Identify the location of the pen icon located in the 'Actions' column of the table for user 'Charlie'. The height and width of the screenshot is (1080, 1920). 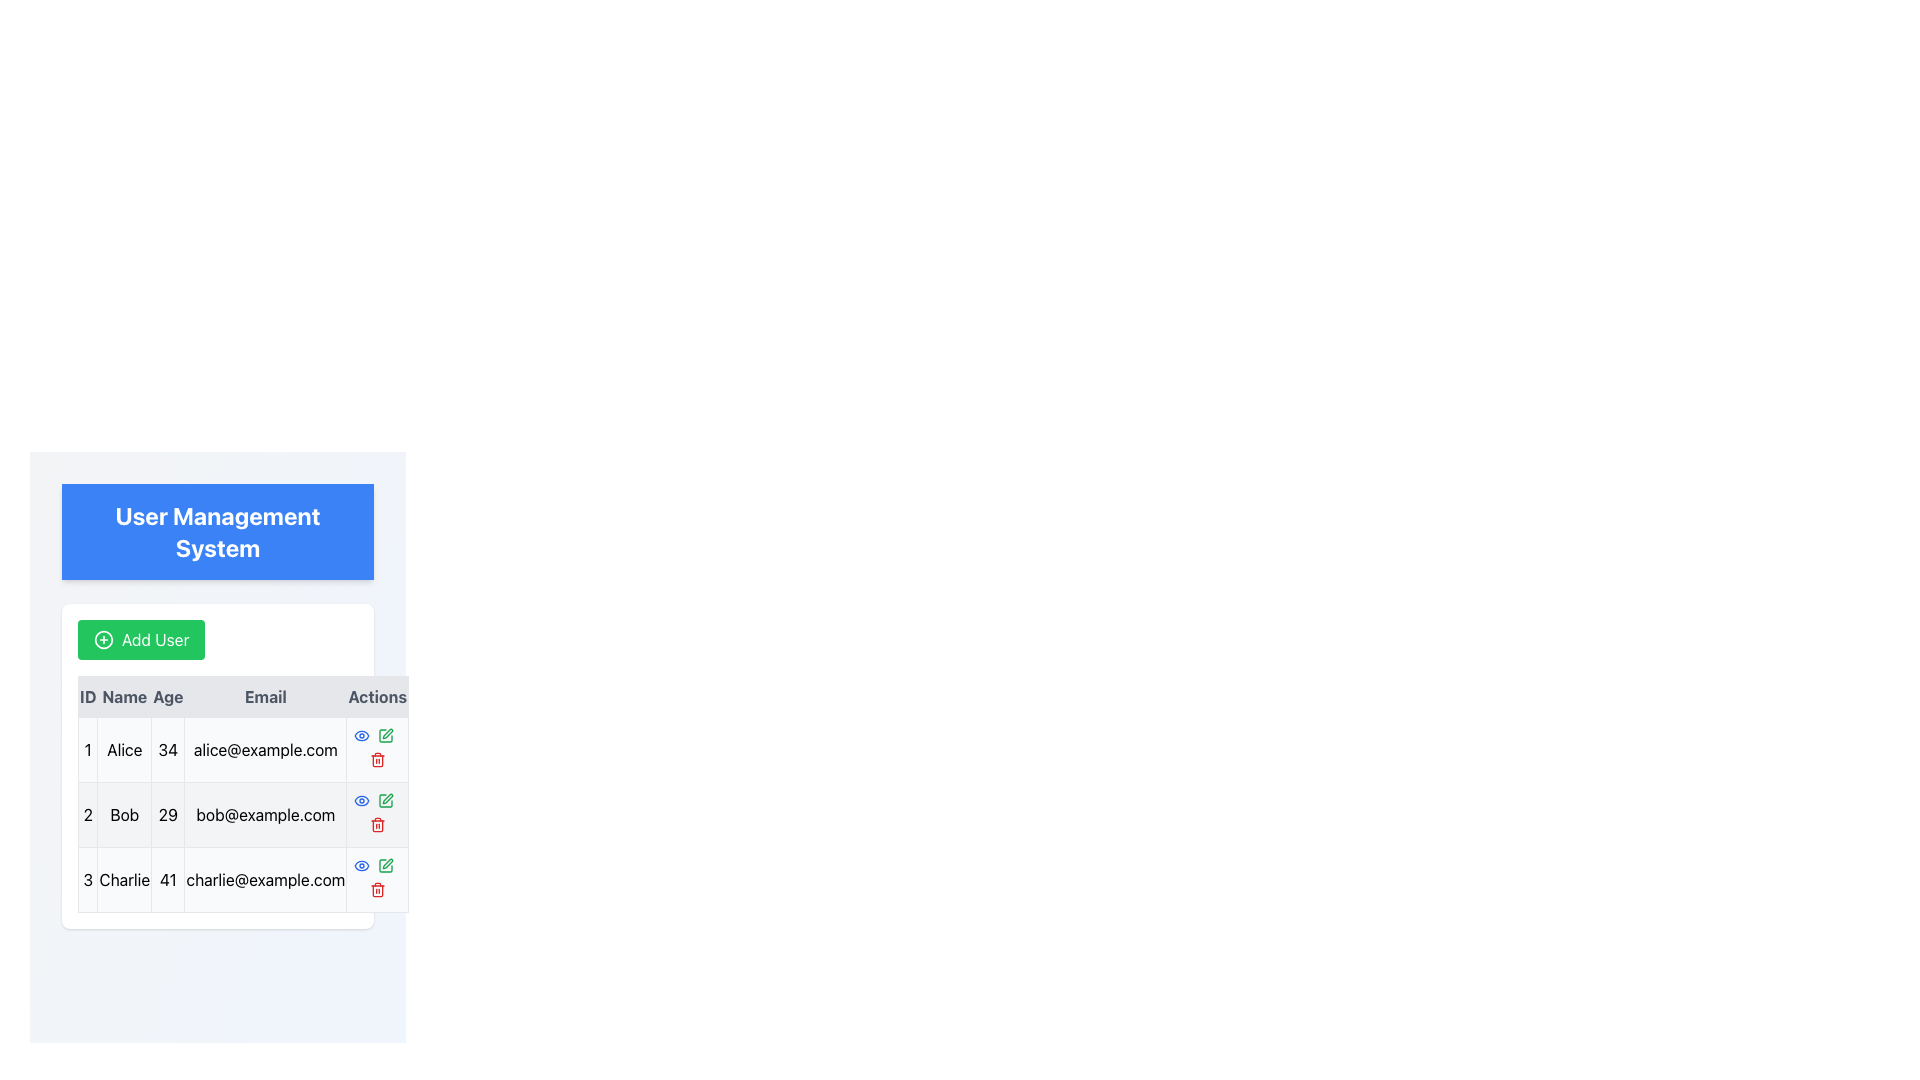
(387, 797).